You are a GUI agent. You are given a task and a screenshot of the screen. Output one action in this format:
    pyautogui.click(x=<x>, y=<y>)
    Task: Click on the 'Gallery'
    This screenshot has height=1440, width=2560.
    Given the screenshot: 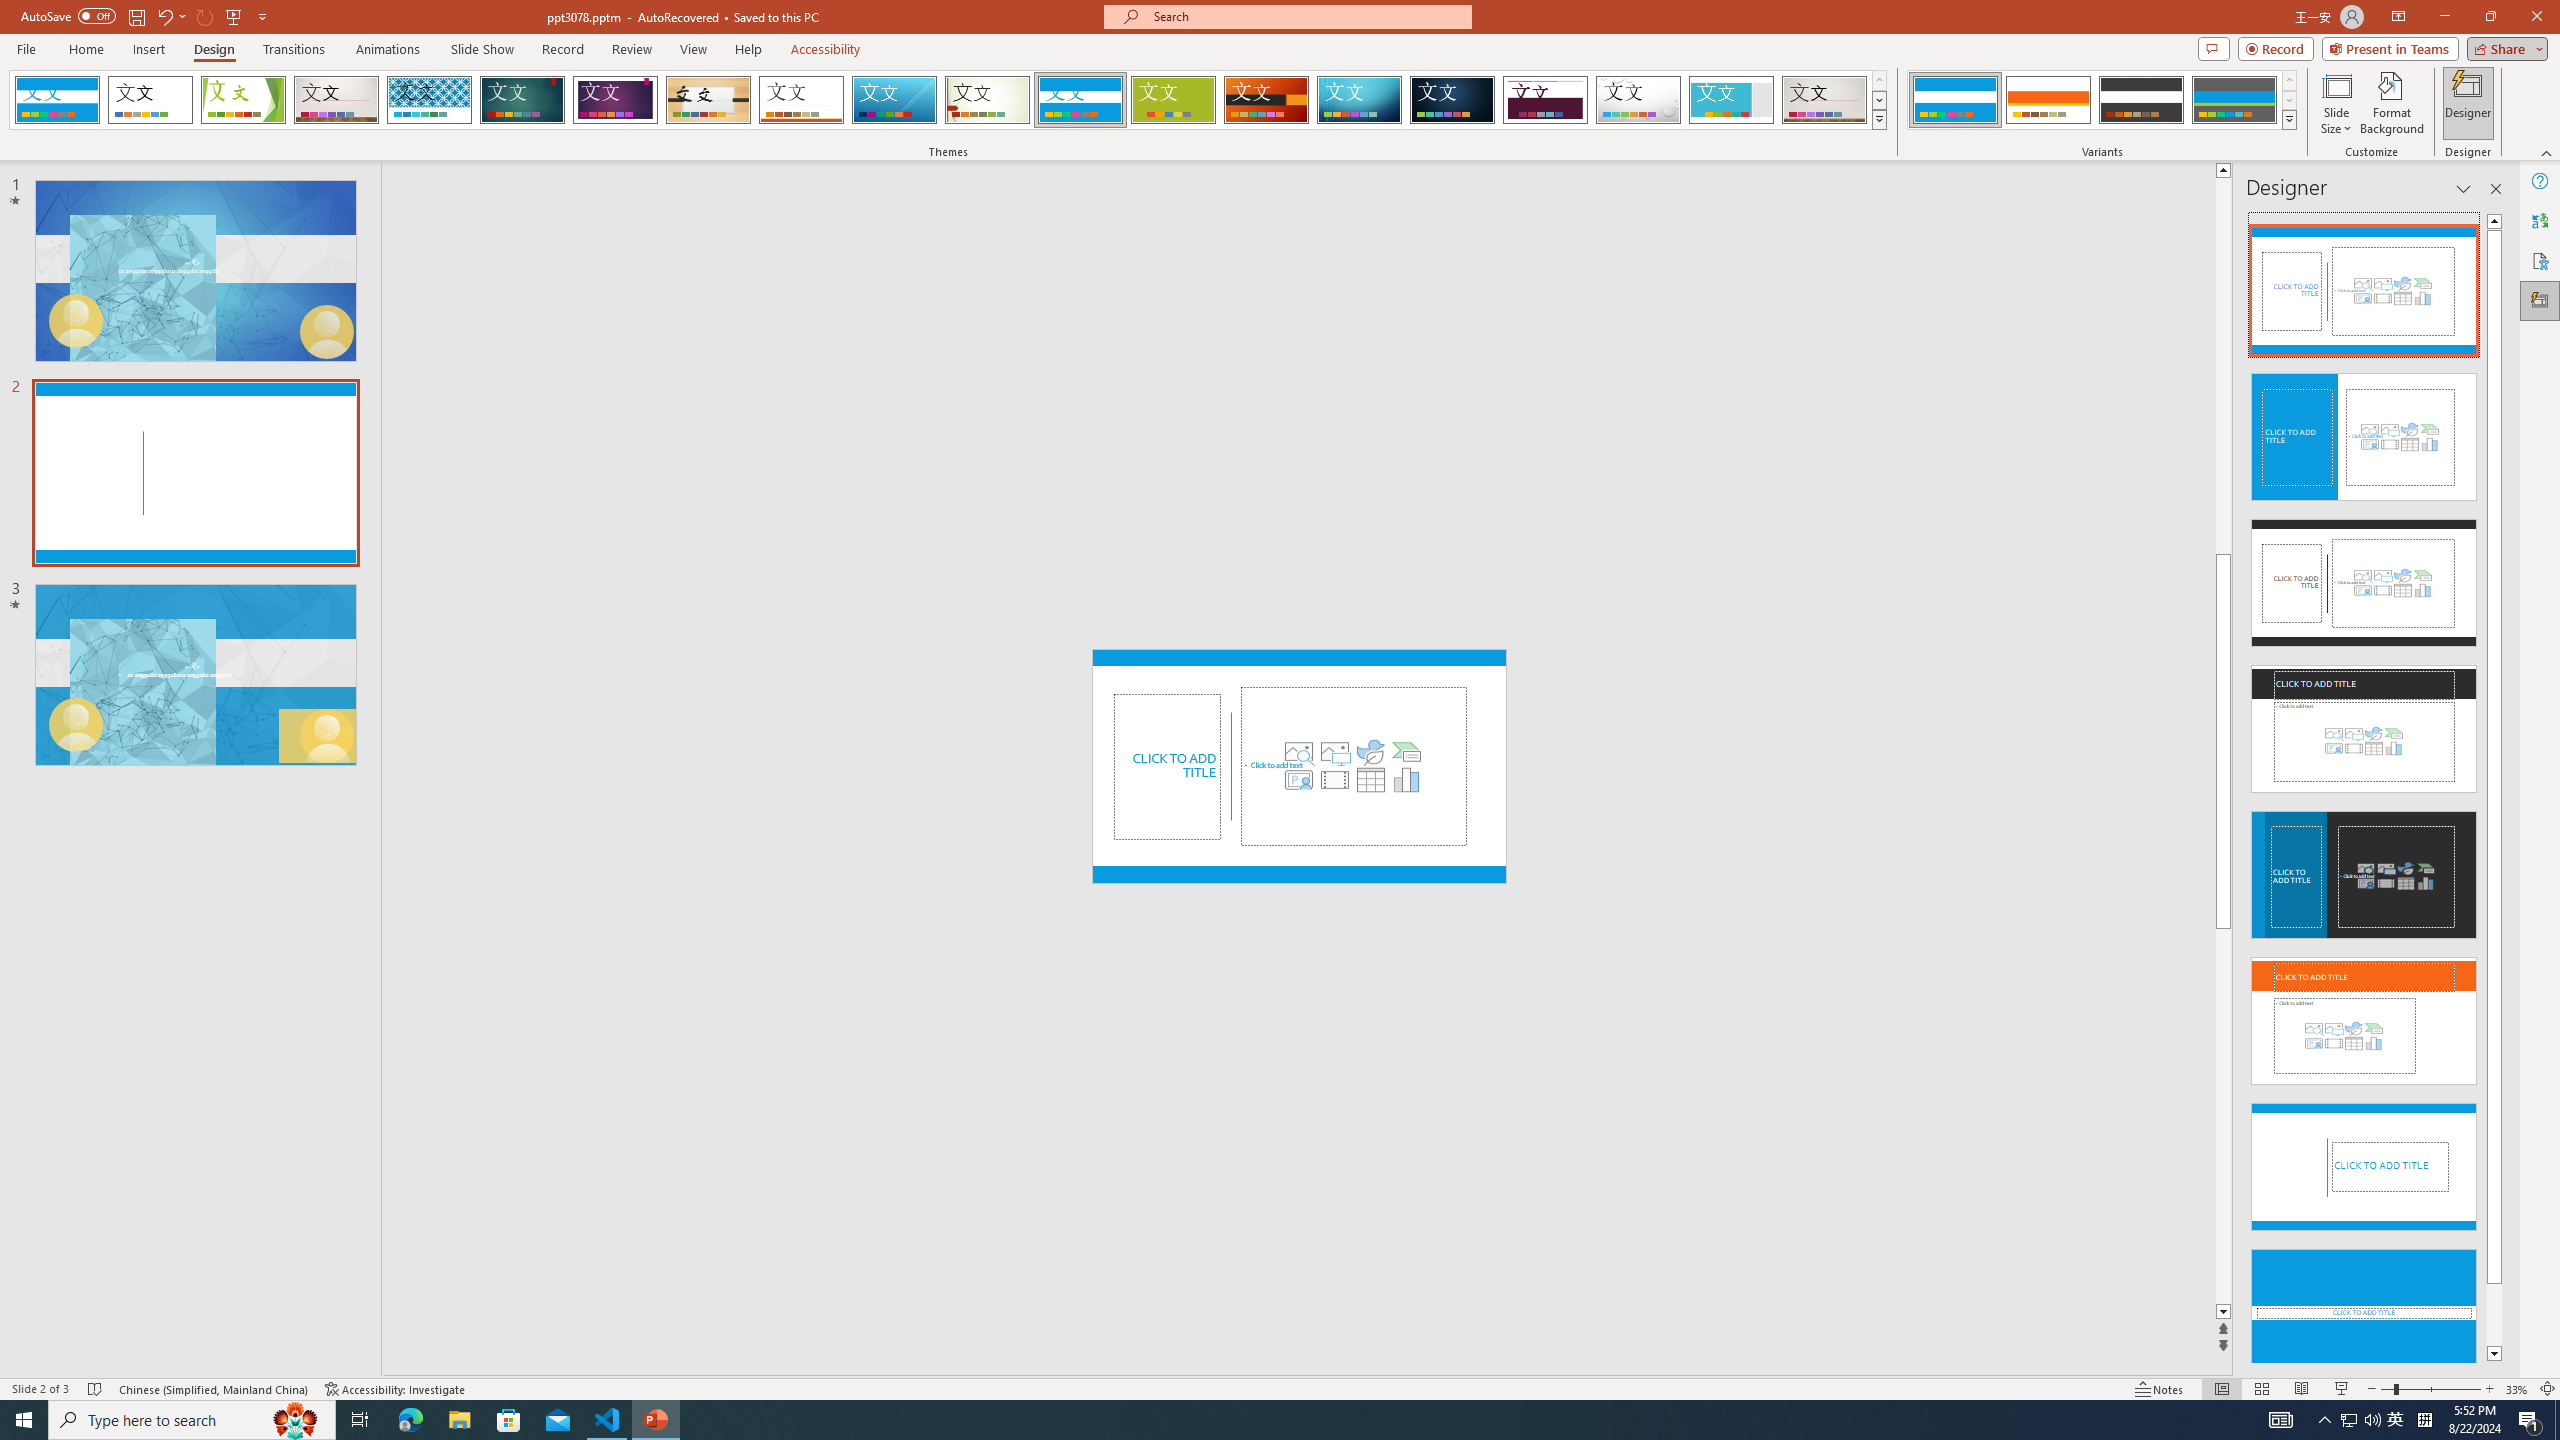 What is the action you would take?
    pyautogui.click(x=1825, y=99)
    